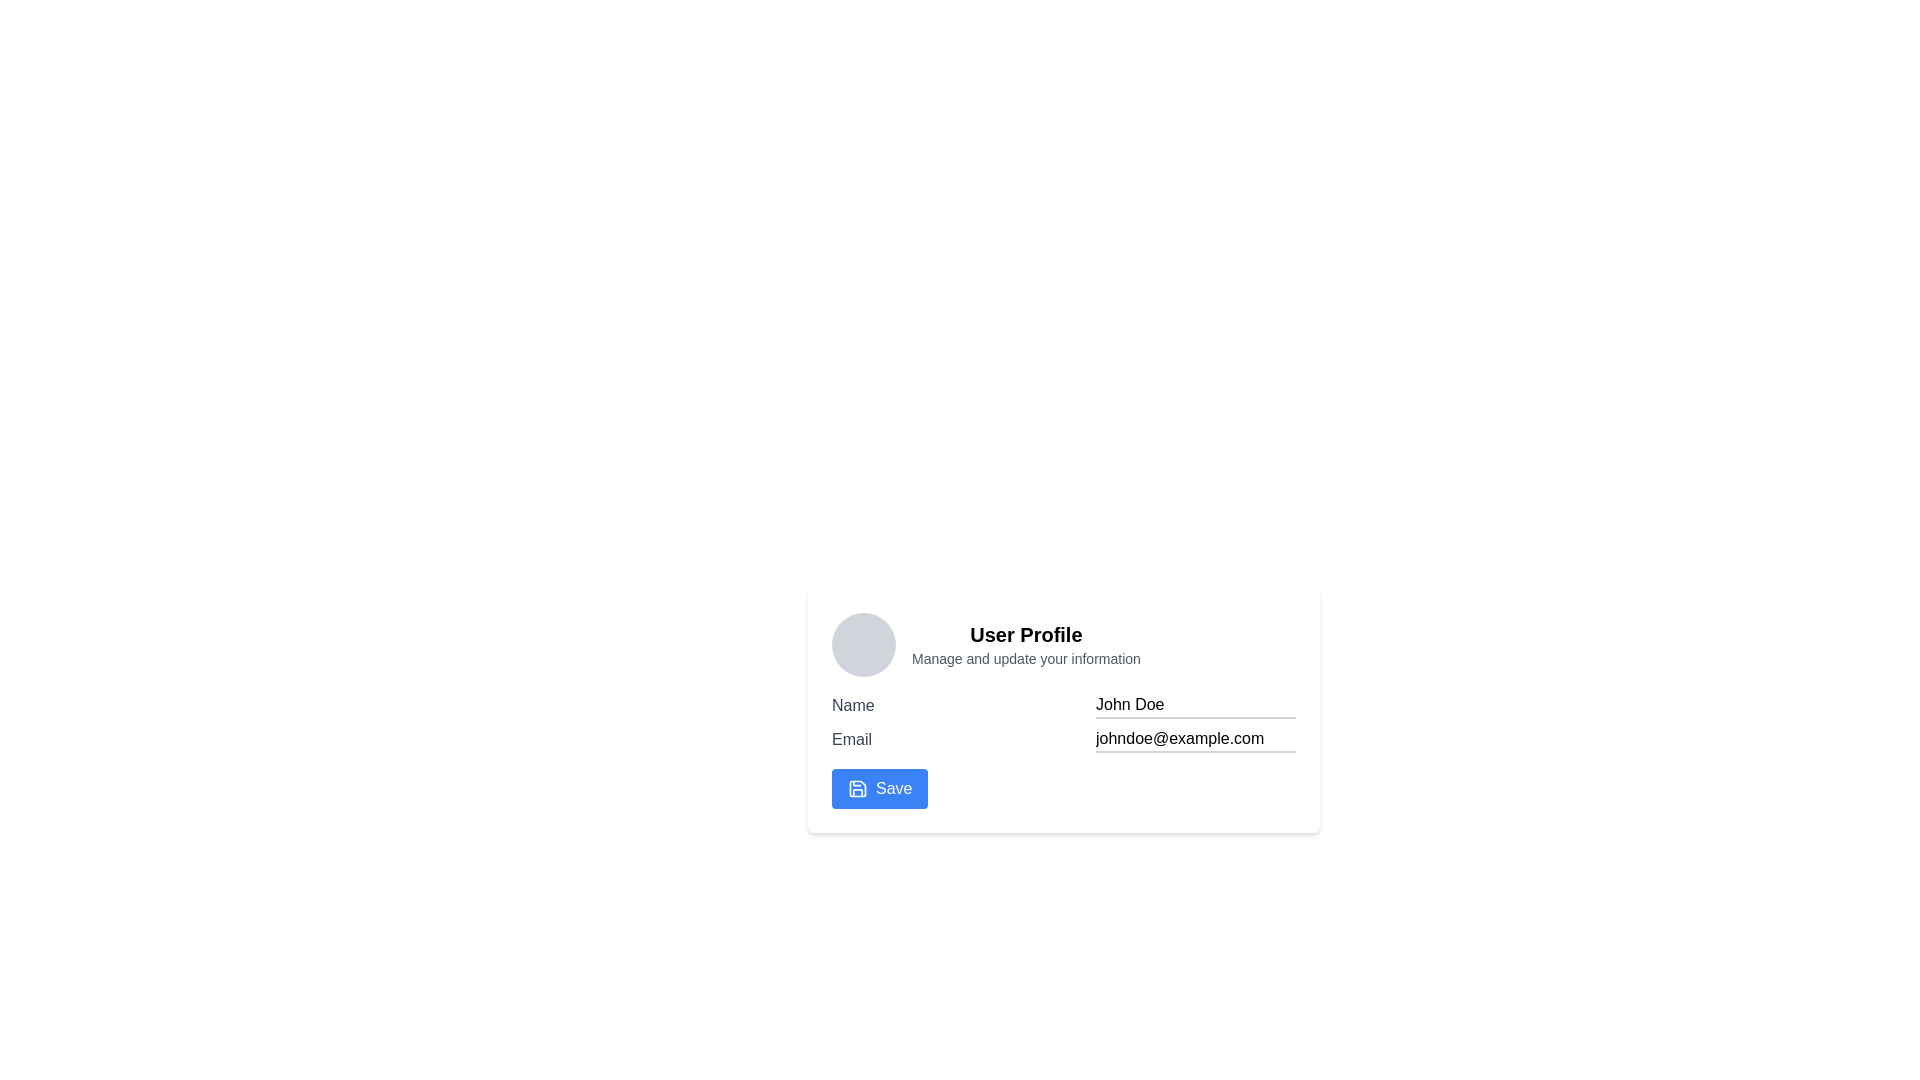 The image size is (1920, 1080). I want to click on the Text Label indicating the purpose of the adjacent email input field, which is located directly above the text input showing 'johndoe@example.com', so click(852, 740).